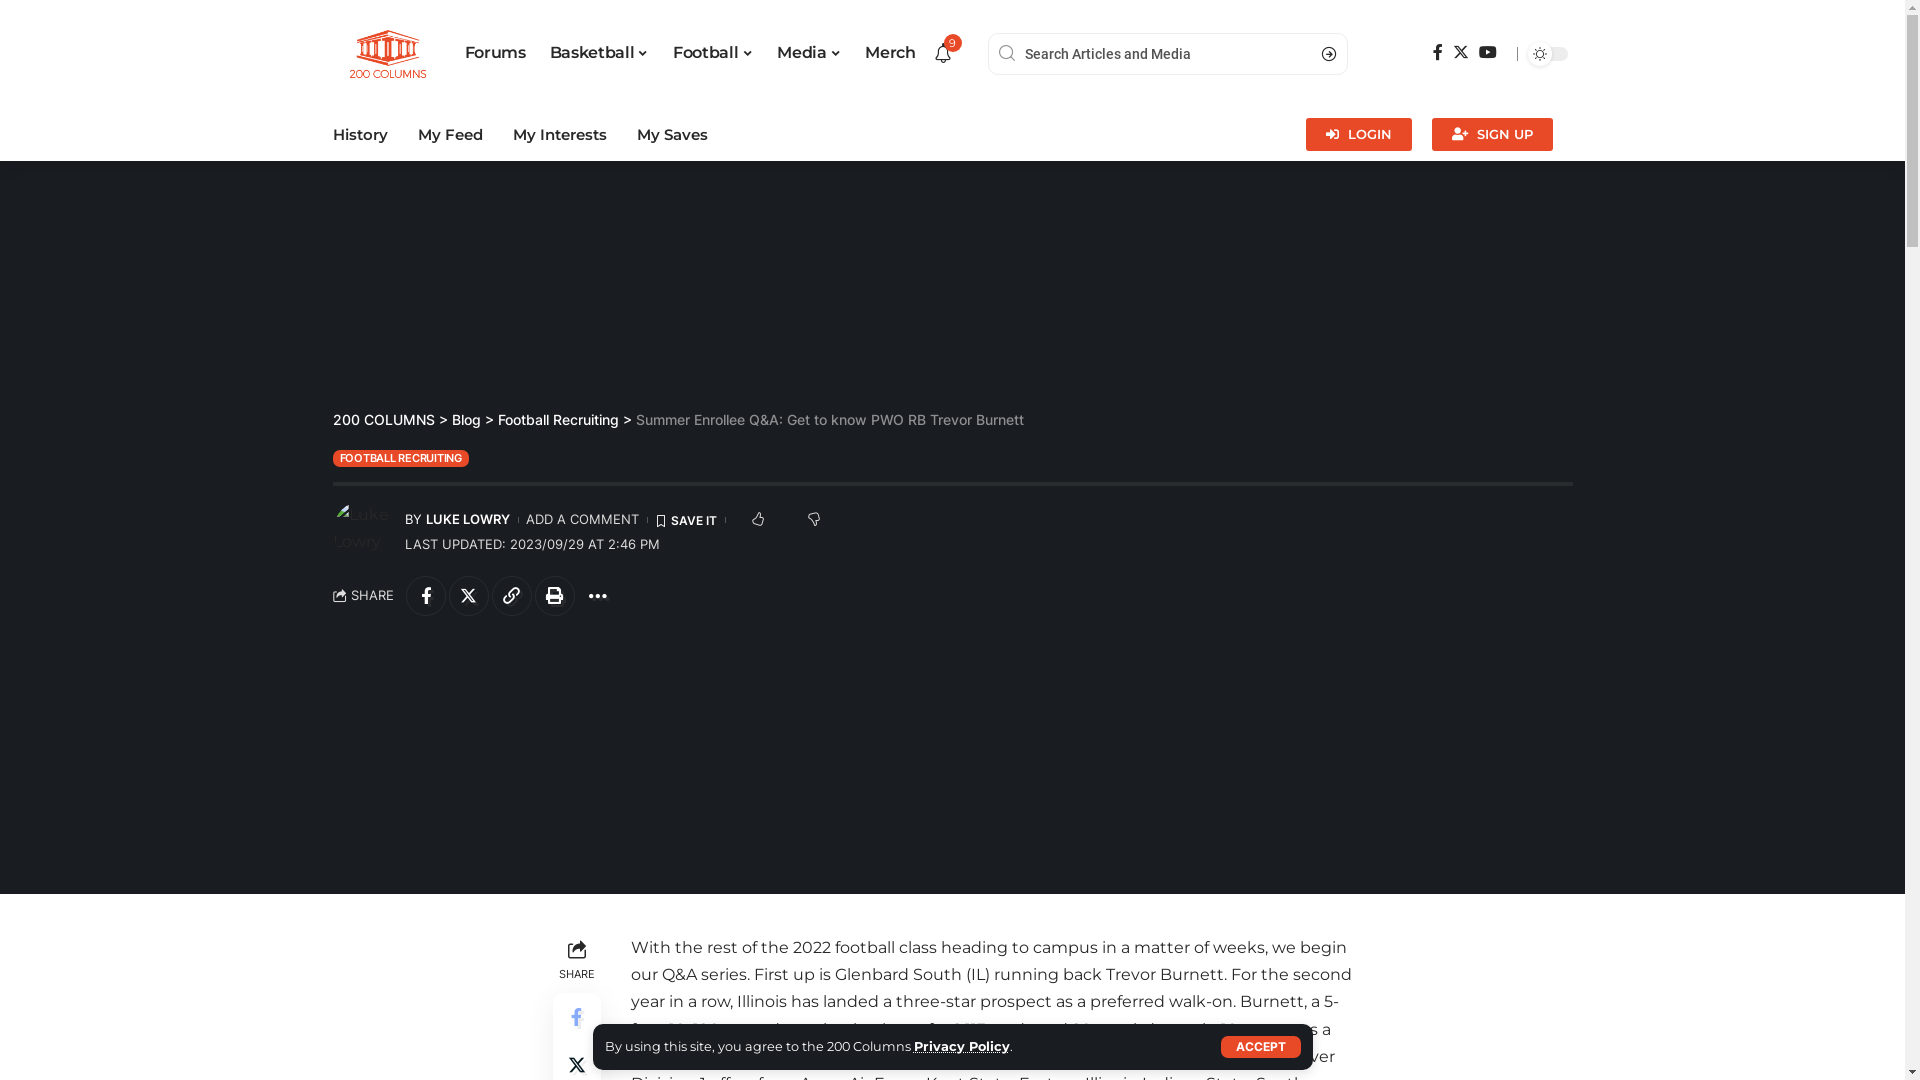 This screenshot has width=1920, height=1080. Describe the element at coordinates (383, 418) in the screenshot. I see `'200 COLUMNS'` at that location.